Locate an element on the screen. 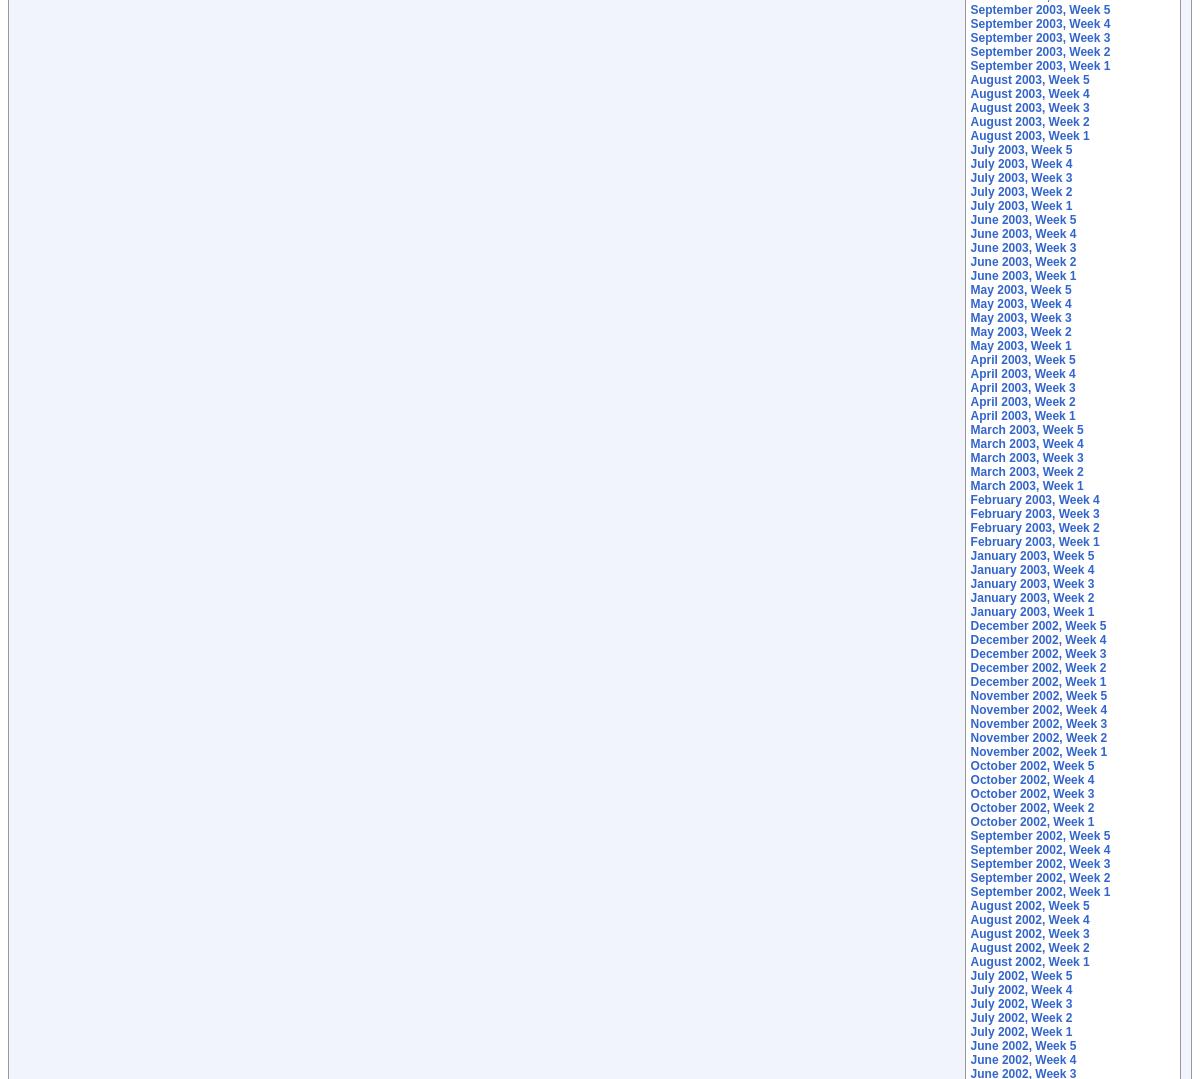 The image size is (1200, 1079). 'May 2003, Week 3' is located at coordinates (1020, 316).